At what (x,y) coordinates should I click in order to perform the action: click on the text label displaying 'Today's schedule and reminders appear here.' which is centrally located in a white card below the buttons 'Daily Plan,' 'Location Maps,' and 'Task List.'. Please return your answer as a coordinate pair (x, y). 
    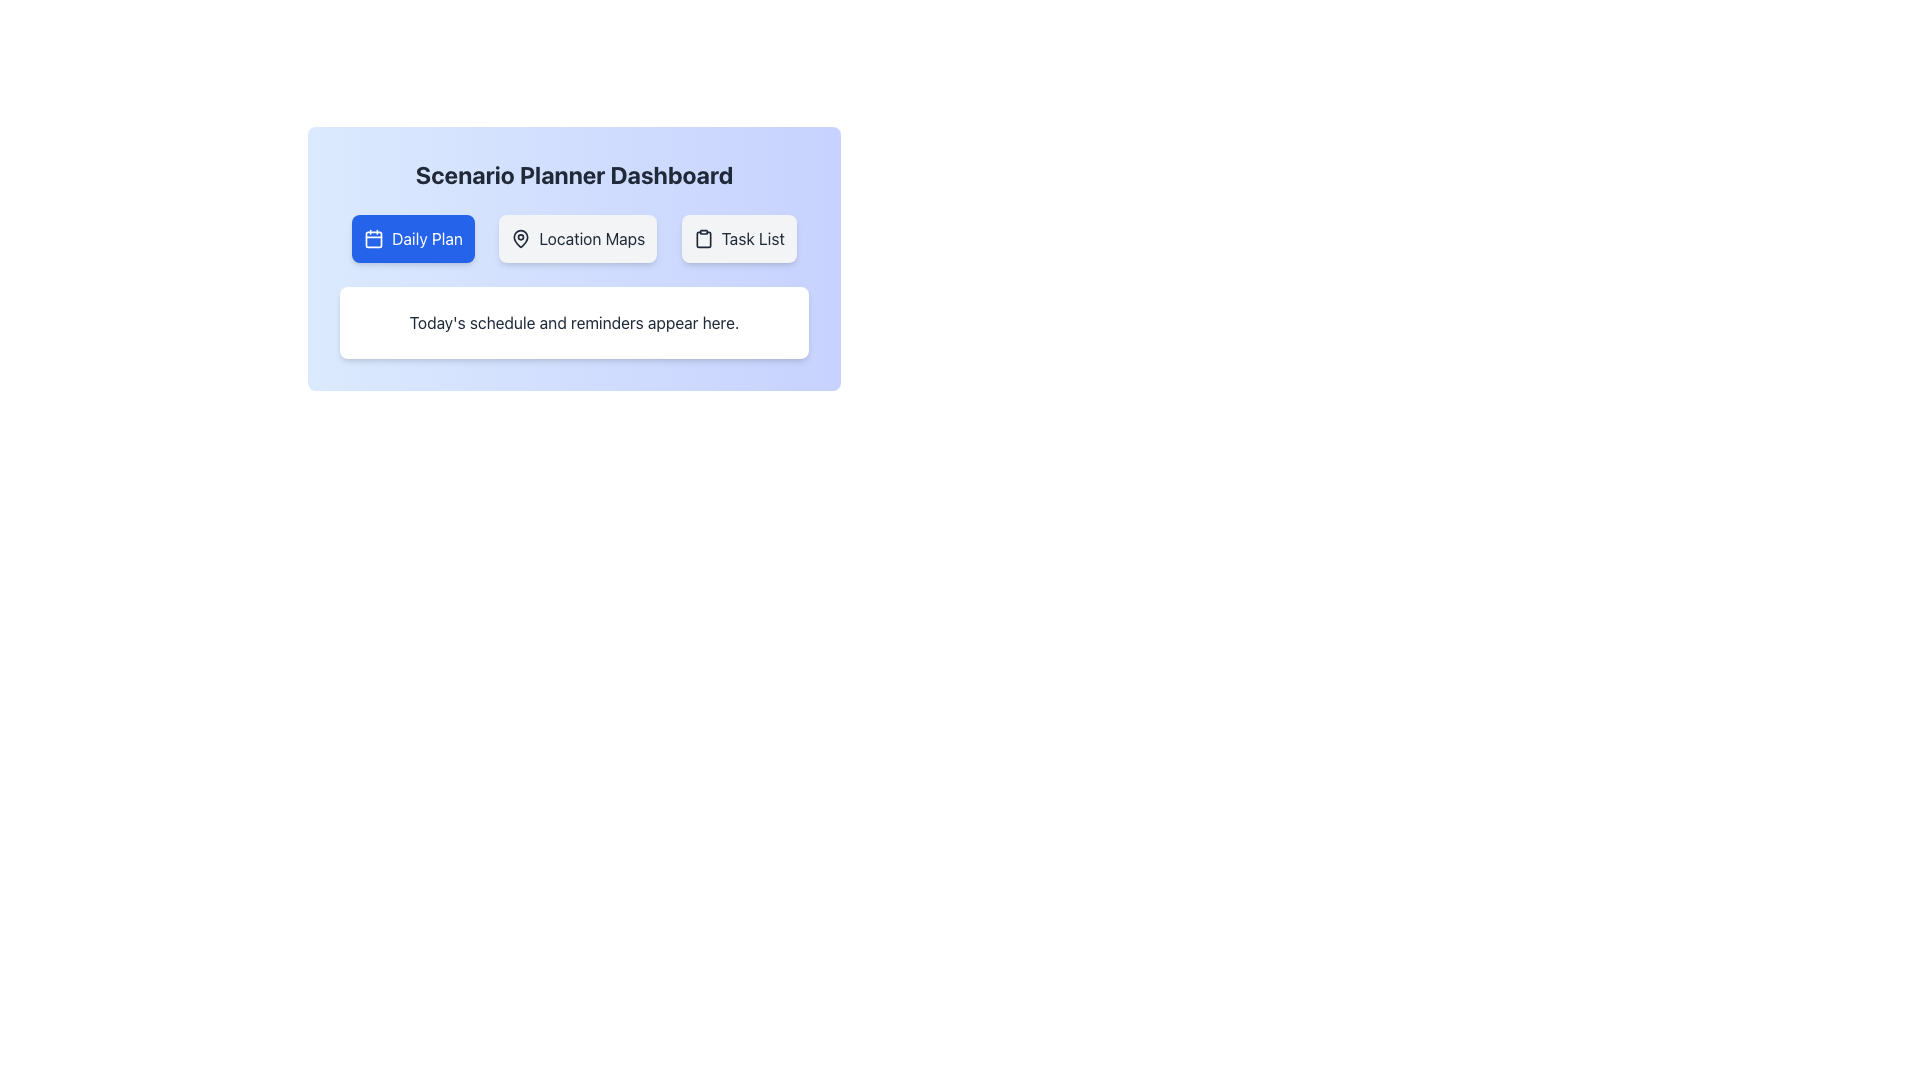
    Looking at the image, I should click on (573, 322).